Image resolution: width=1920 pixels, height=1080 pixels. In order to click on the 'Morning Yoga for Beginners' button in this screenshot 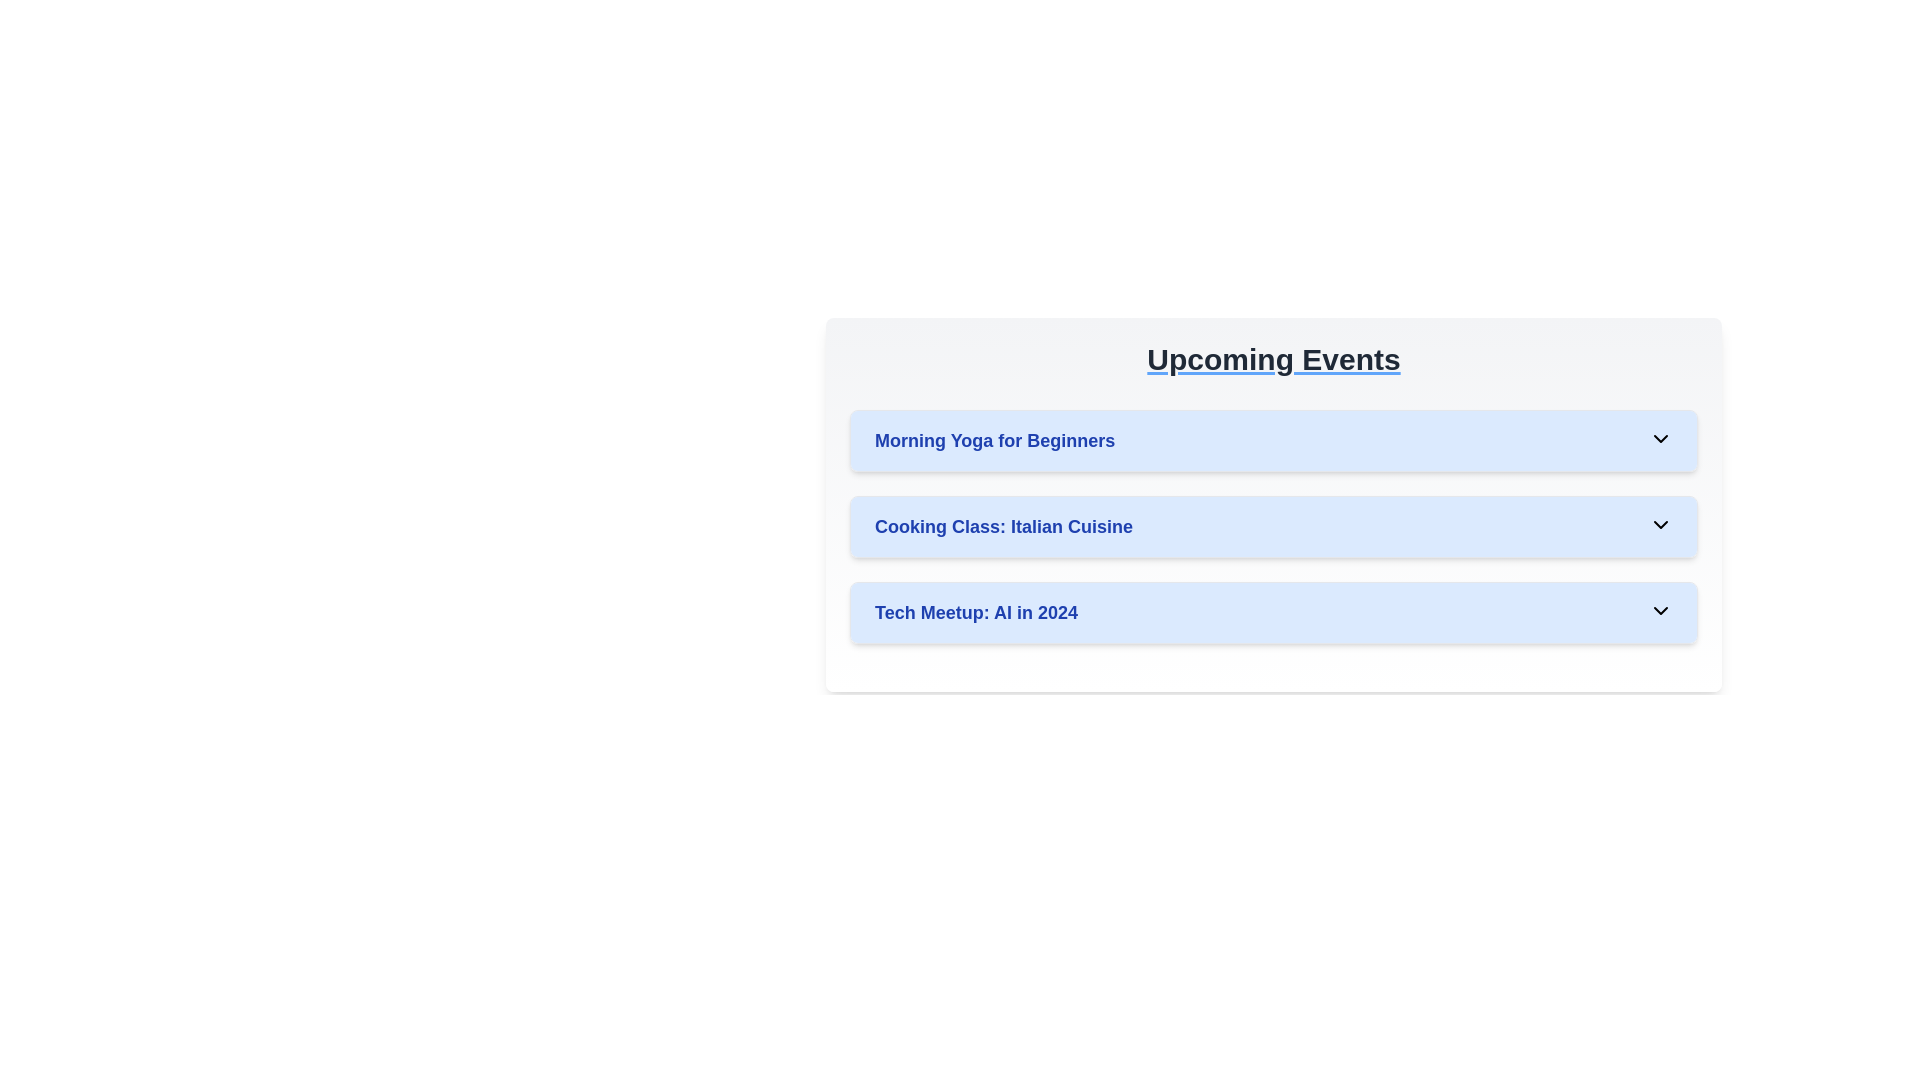, I will do `click(1272, 439)`.